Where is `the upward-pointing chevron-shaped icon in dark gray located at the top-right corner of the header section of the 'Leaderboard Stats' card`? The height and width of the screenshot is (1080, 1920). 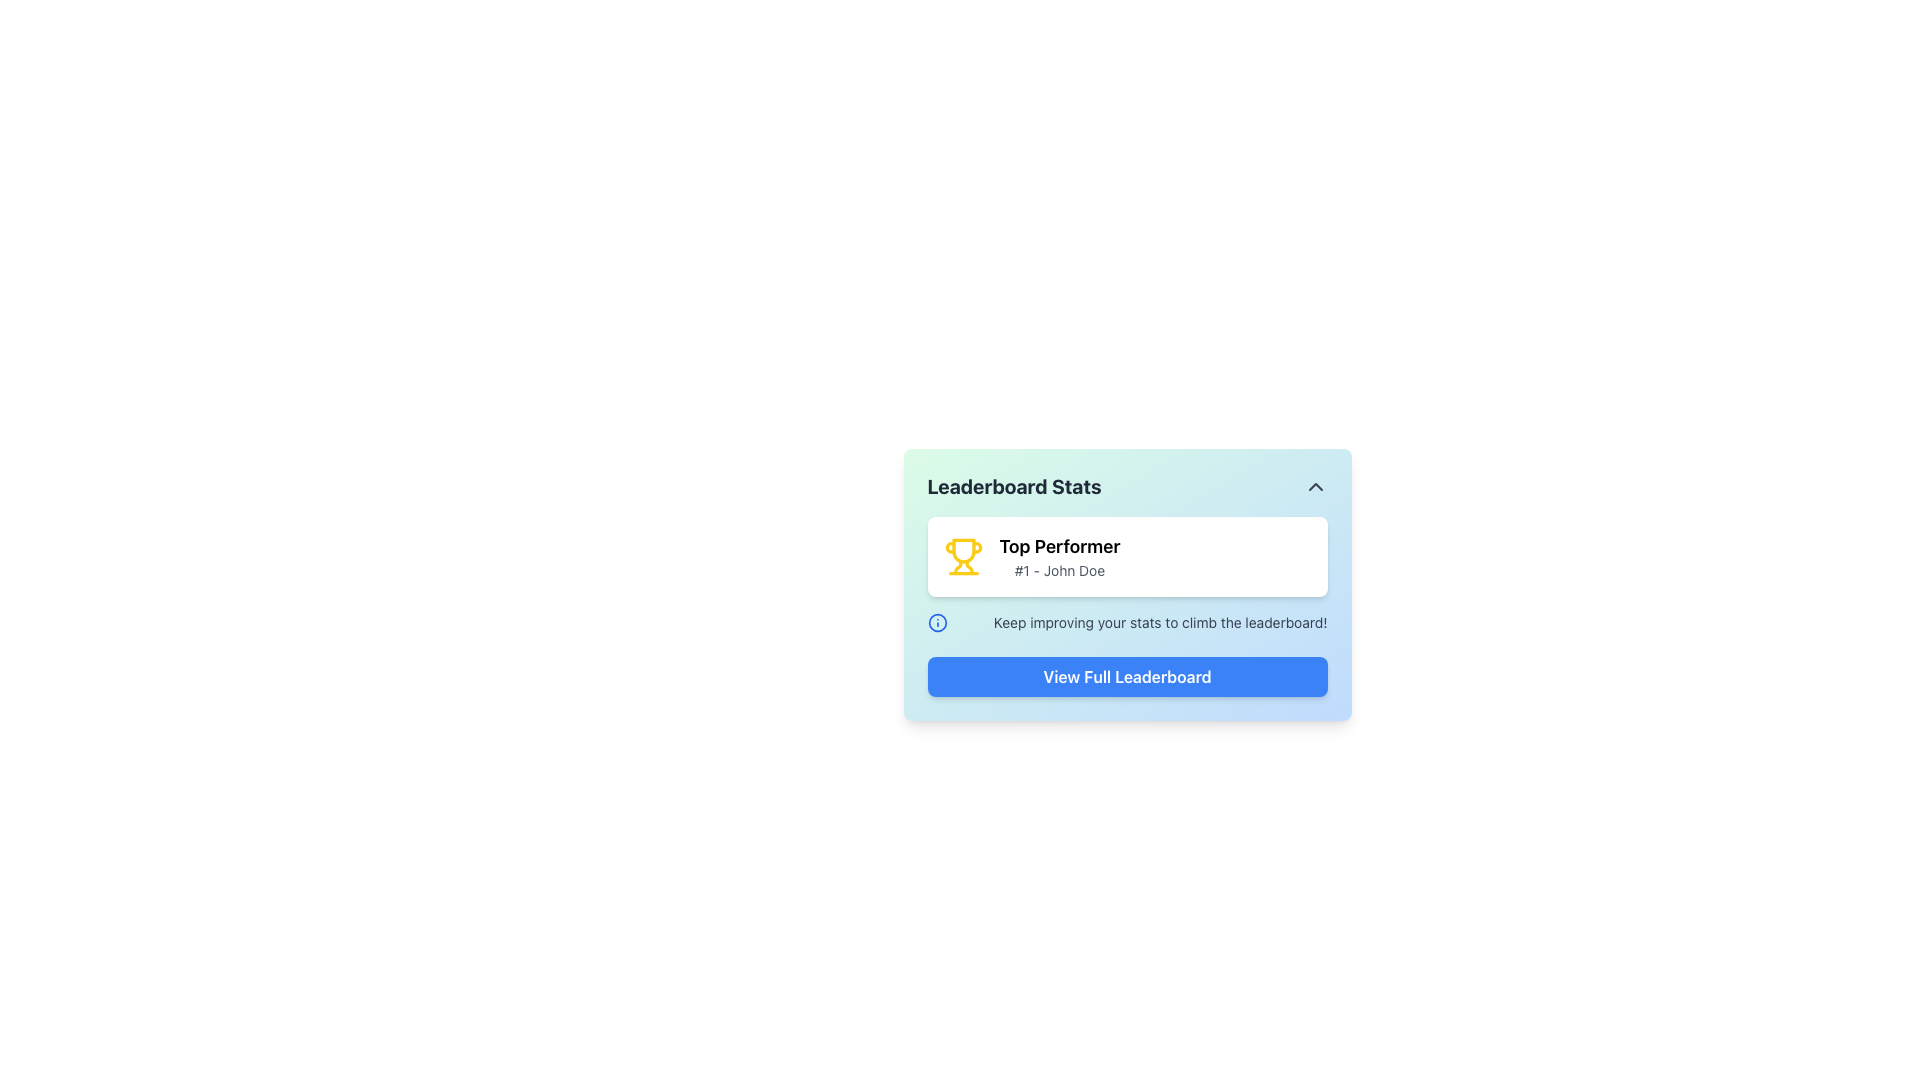 the upward-pointing chevron-shaped icon in dark gray located at the top-right corner of the header section of the 'Leaderboard Stats' card is located at coordinates (1315, 486).